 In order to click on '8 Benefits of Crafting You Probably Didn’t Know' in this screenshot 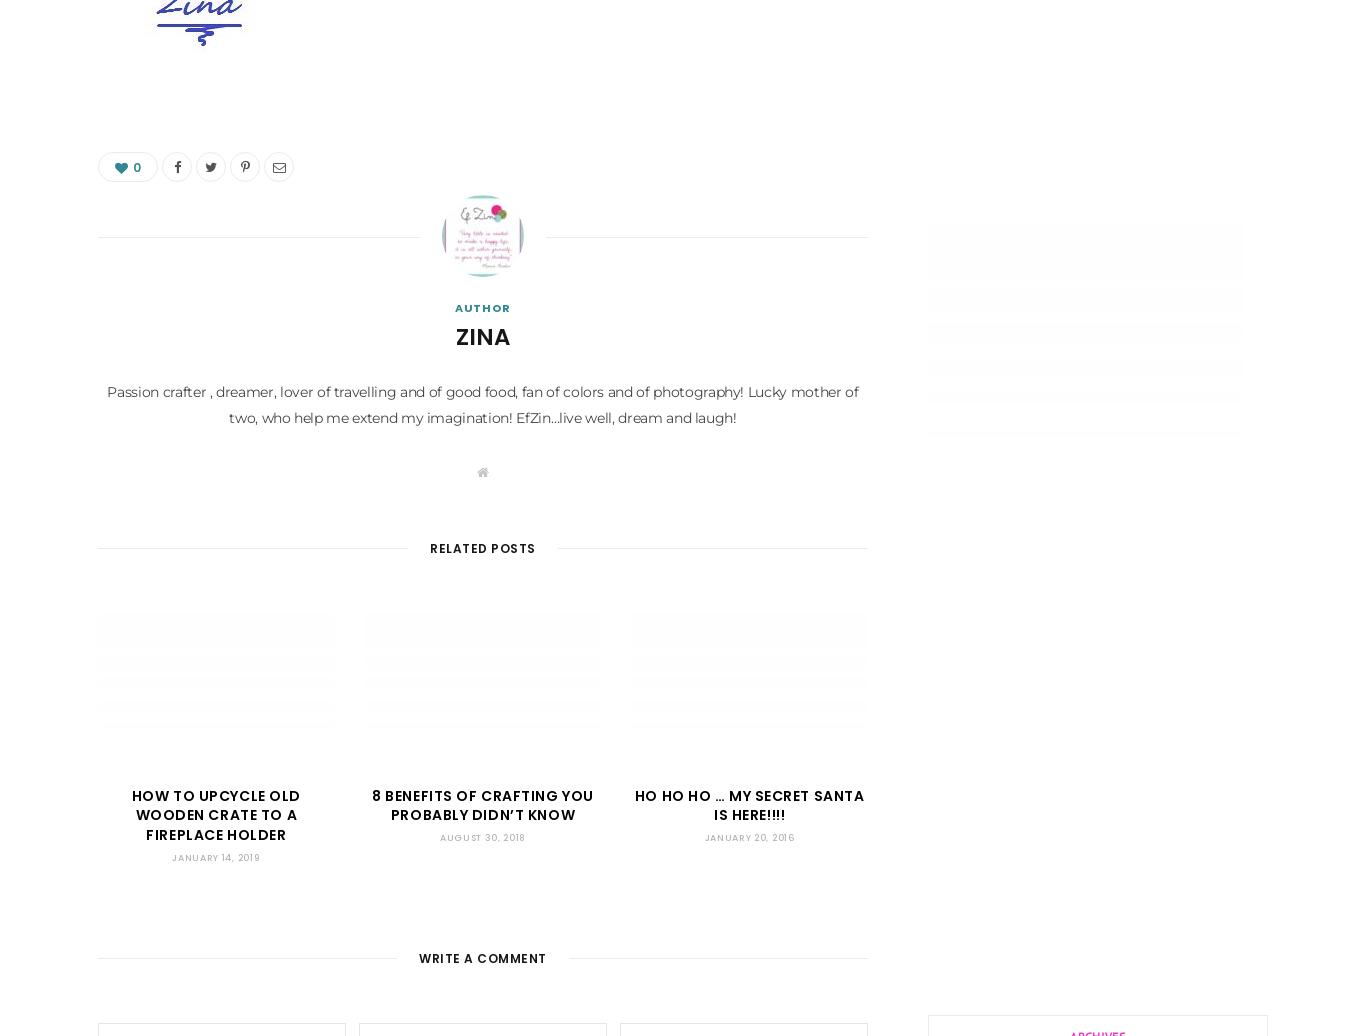, I will do `click(482, 804)`.